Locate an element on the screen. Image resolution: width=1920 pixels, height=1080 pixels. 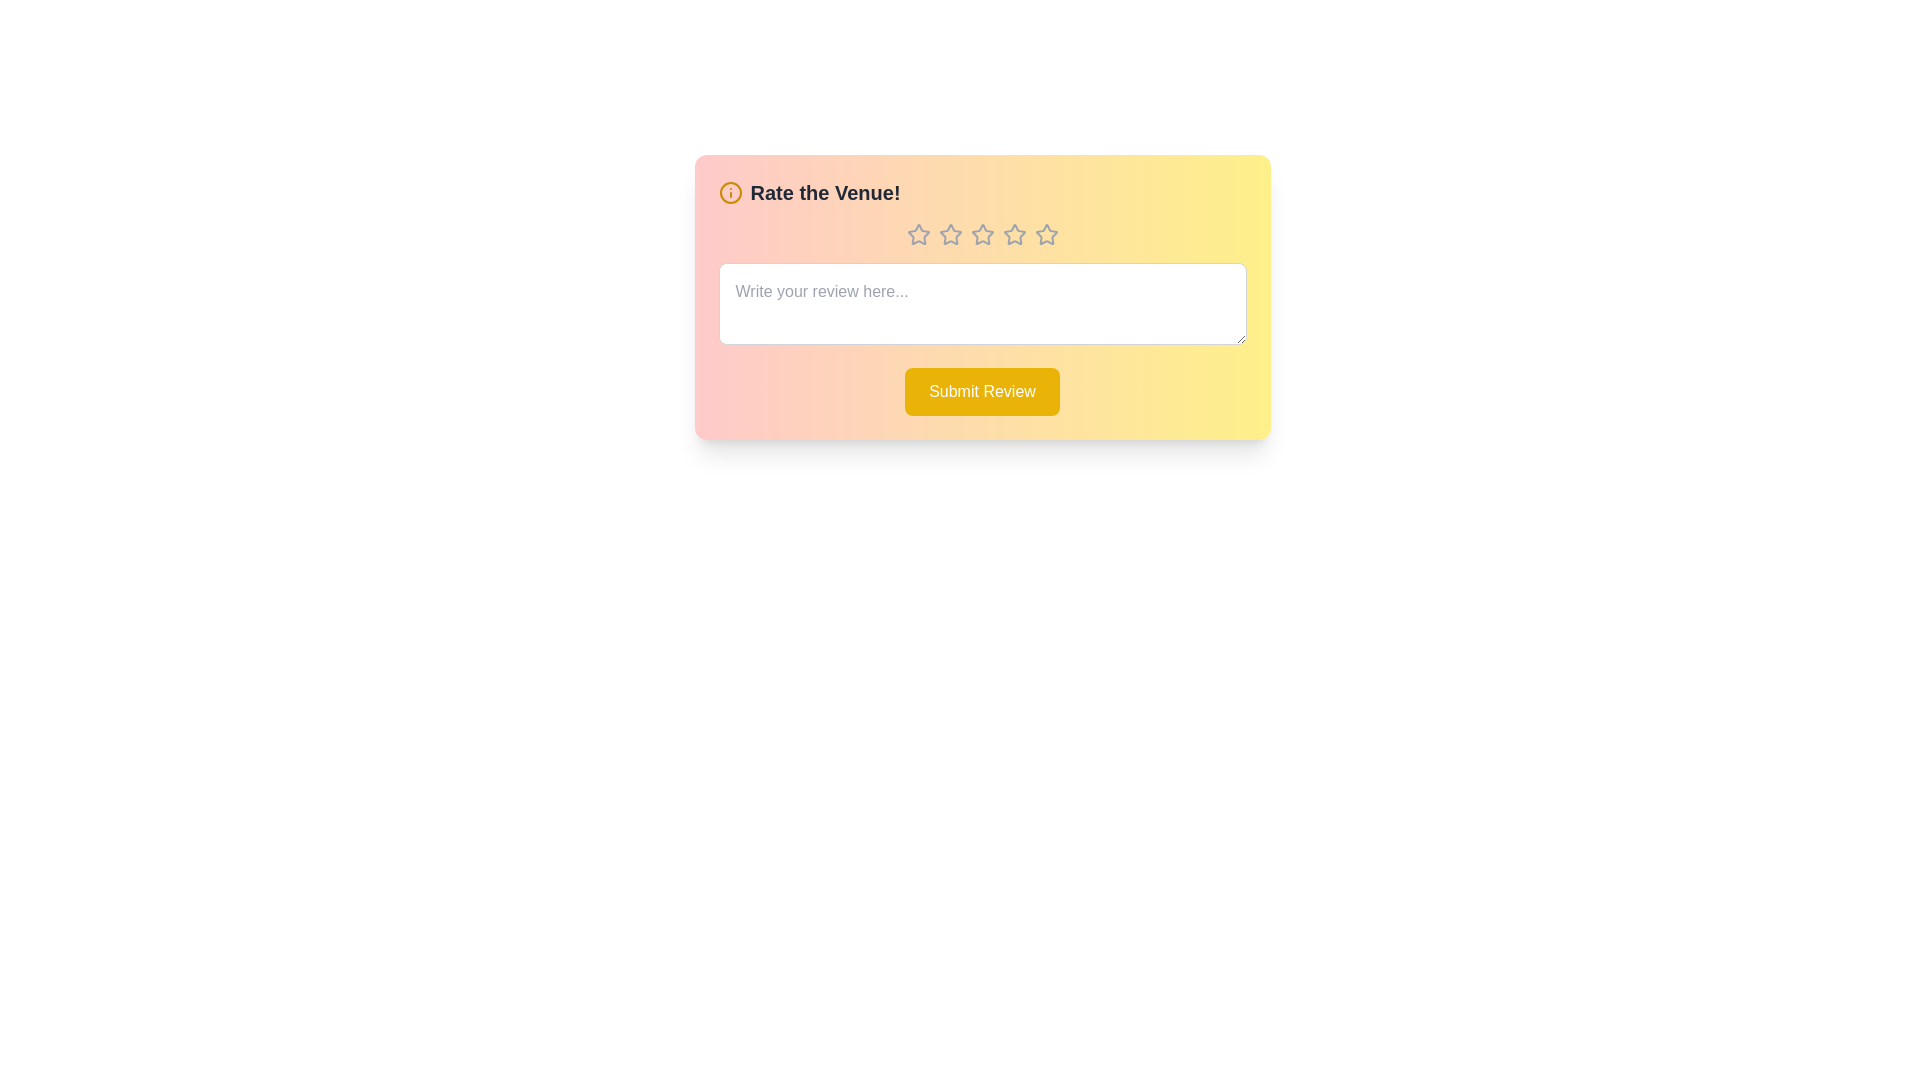
the rating to 4 stars by clicking on the corresponding star is located at coordinates (1014, 234).